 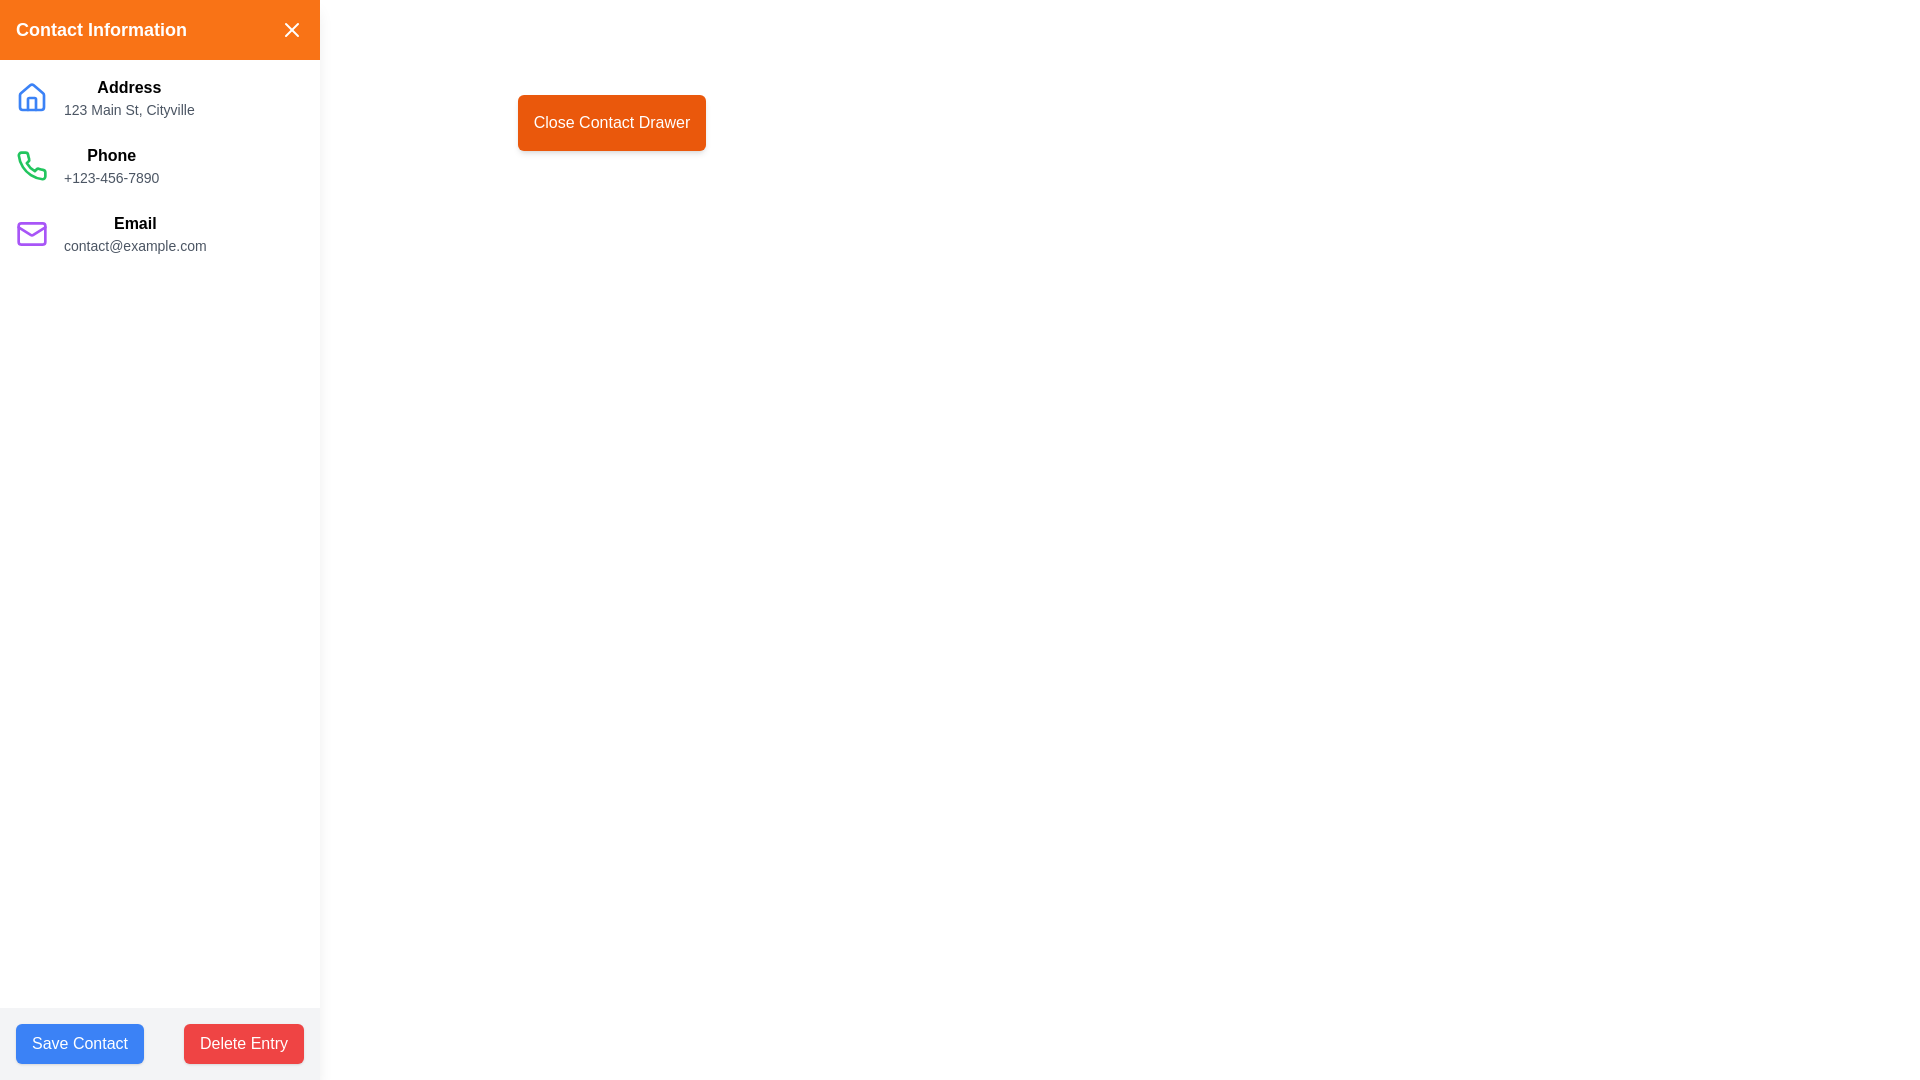 What do you see at coordinates (134, 245) in the screenshot?
I see `the static text label displaying the email address 'contact@example.com' located below the 'Email' label in the 'Contact Information' section` at bounding box center [134, 245].